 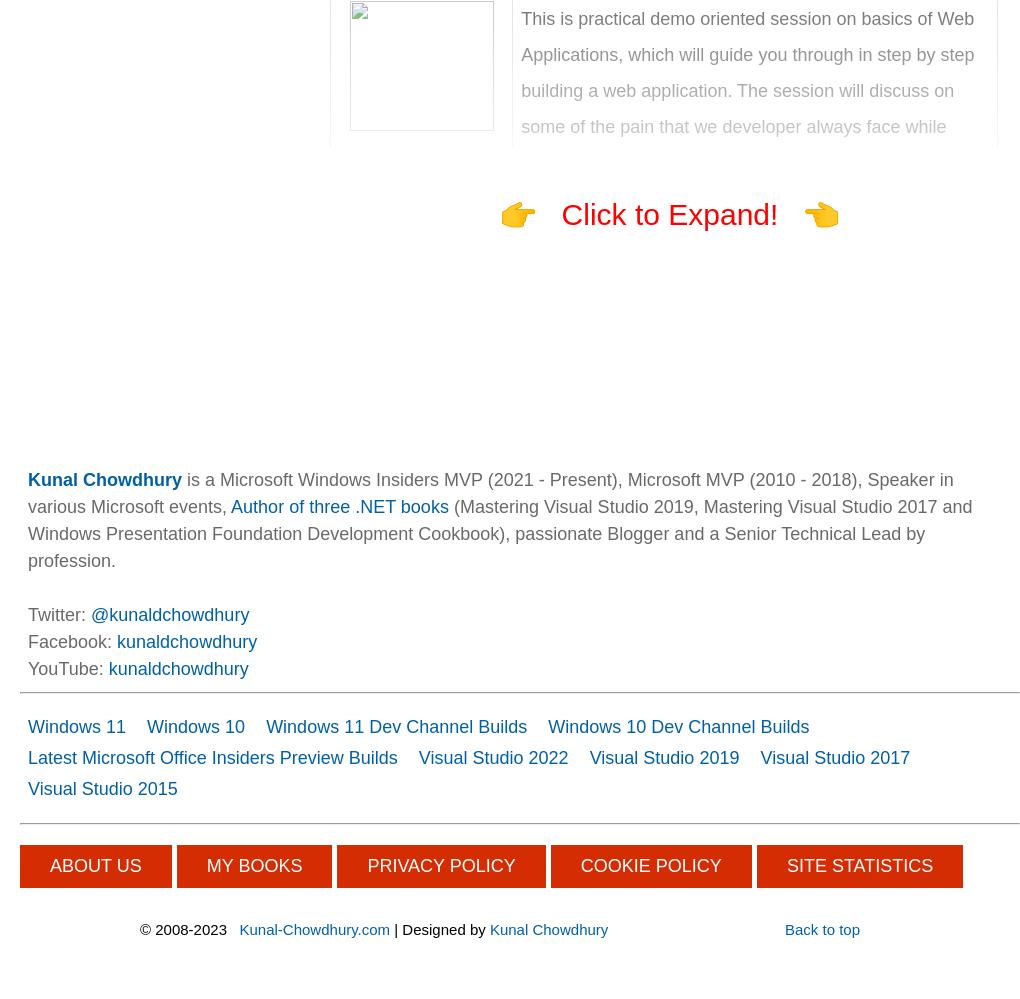 I want to click on 'Windows 10 Dev Channel Builds', so click(x=547, y=725).